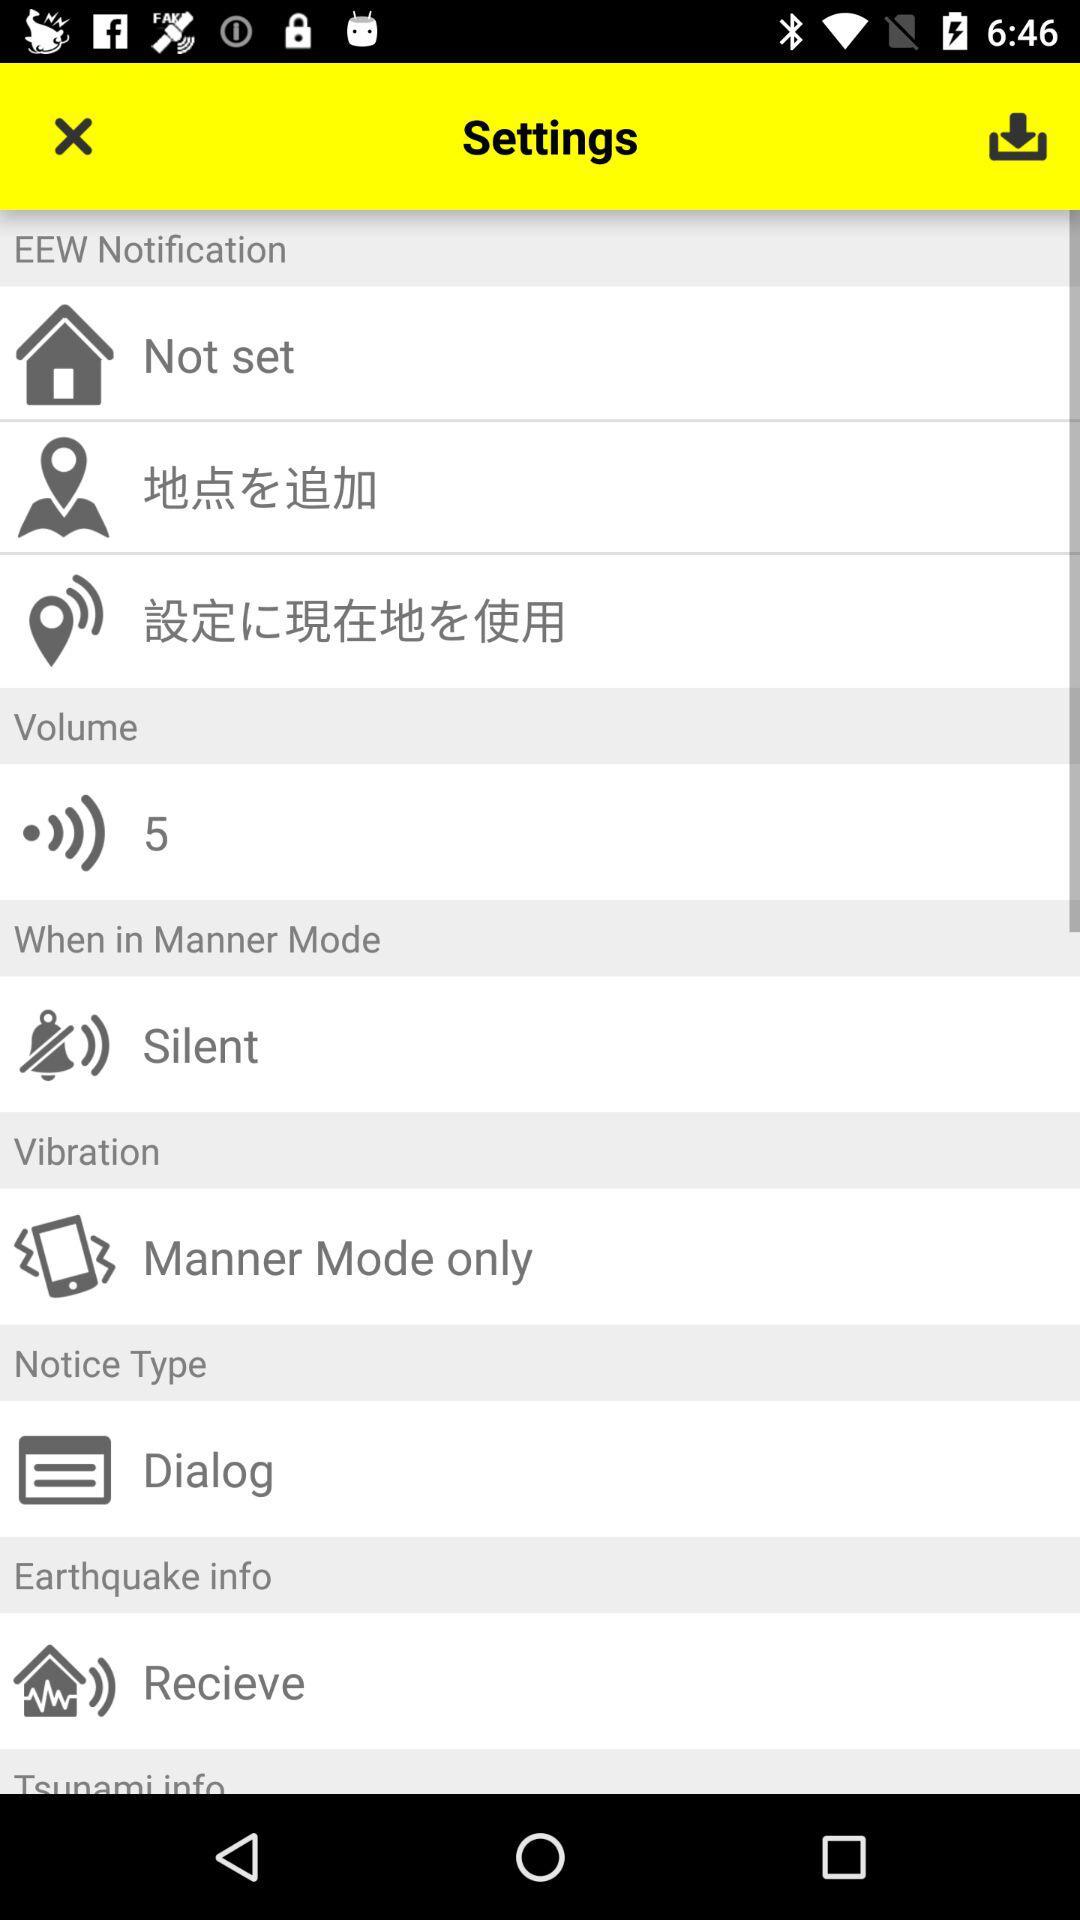  I want to click on icon to the left of settings item, so click(72, 135).